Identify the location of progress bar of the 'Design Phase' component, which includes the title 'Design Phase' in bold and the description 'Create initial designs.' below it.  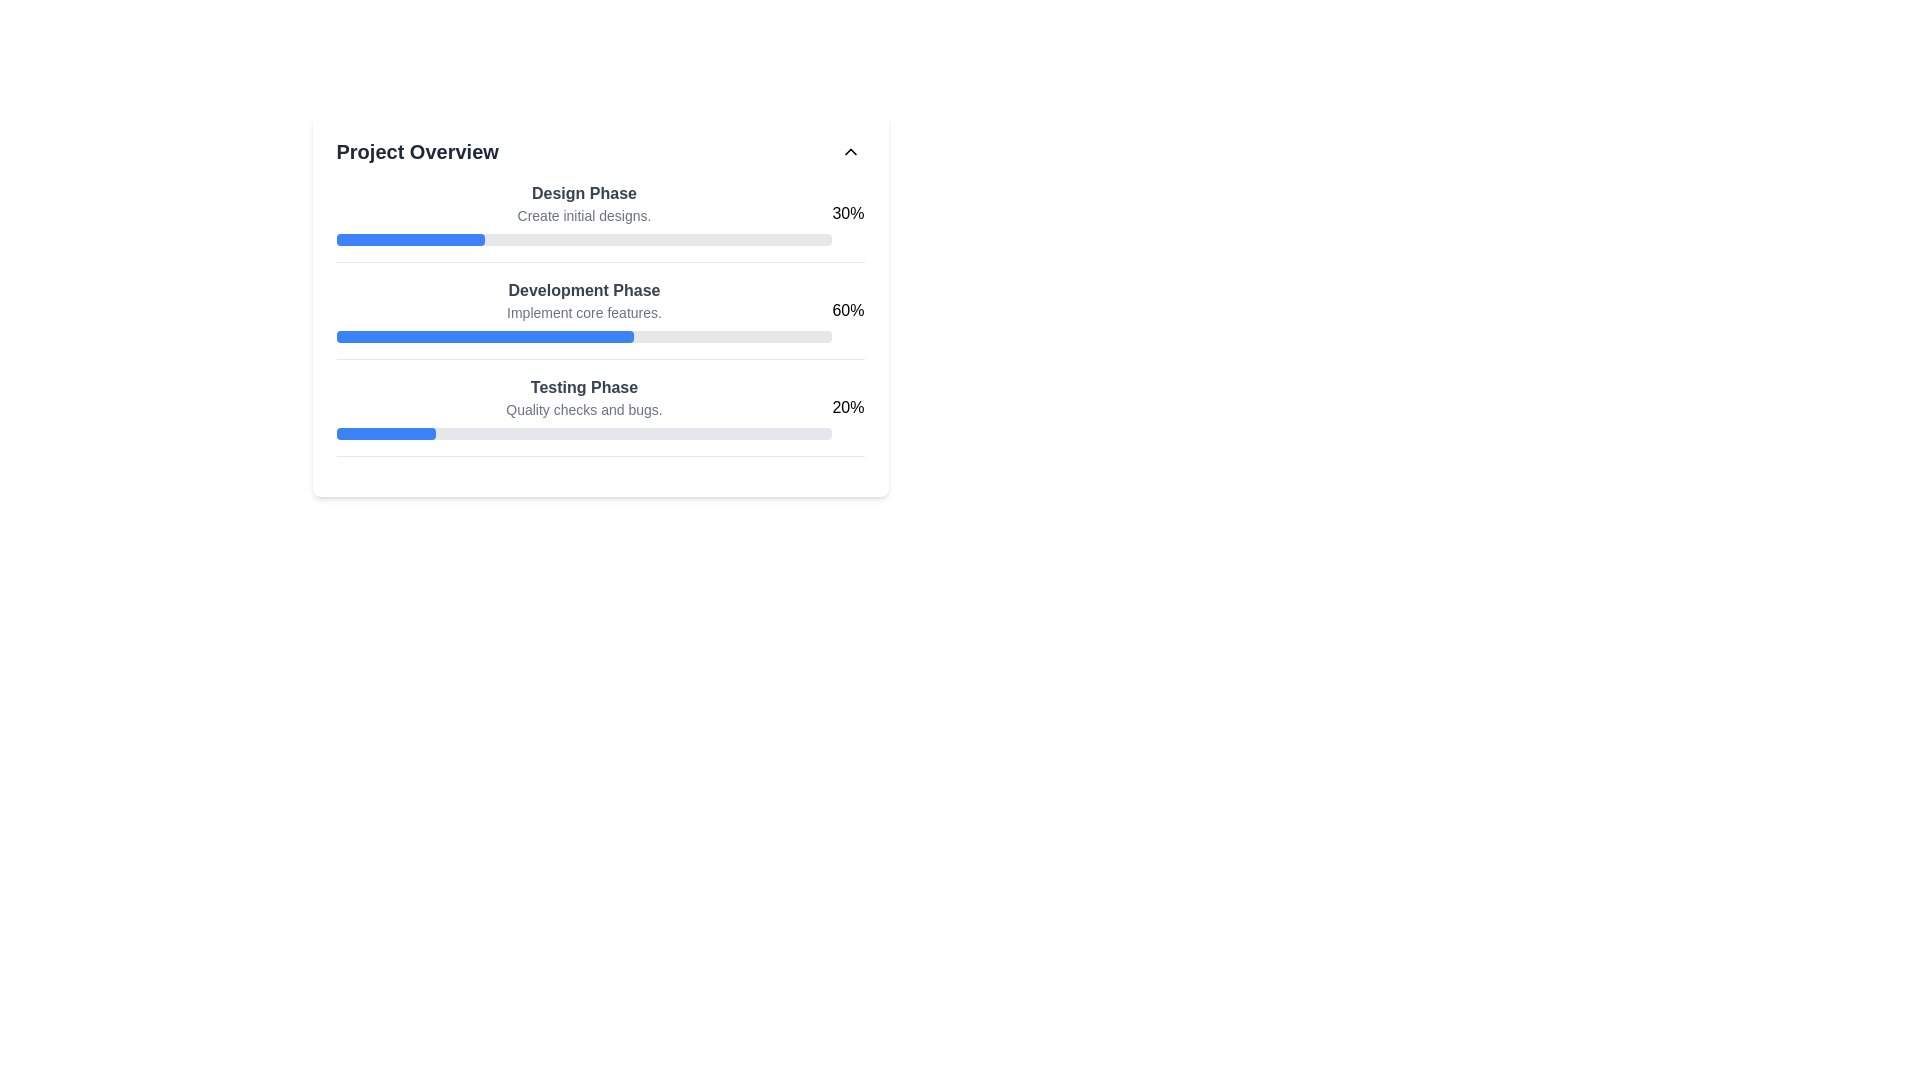
(583, 213).